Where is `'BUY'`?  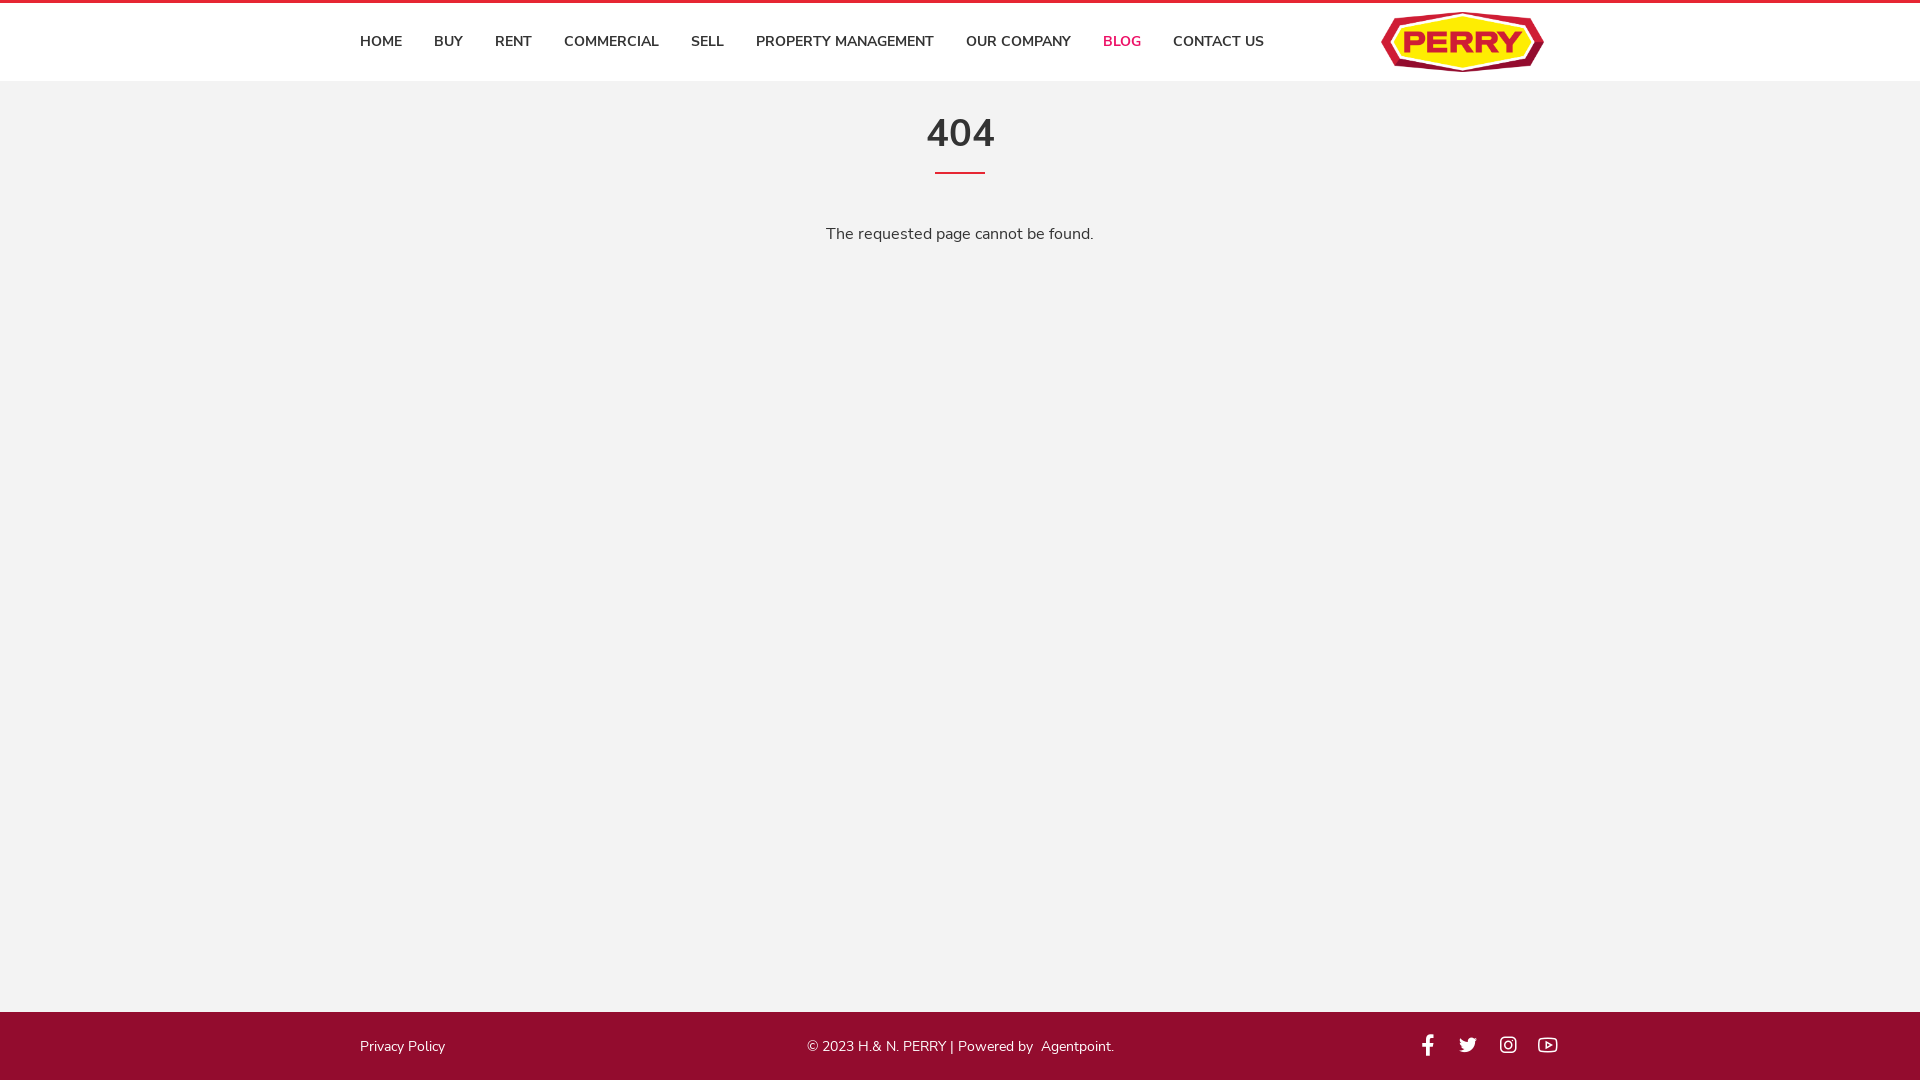
'BUY' is located at coordinates (447, 42).